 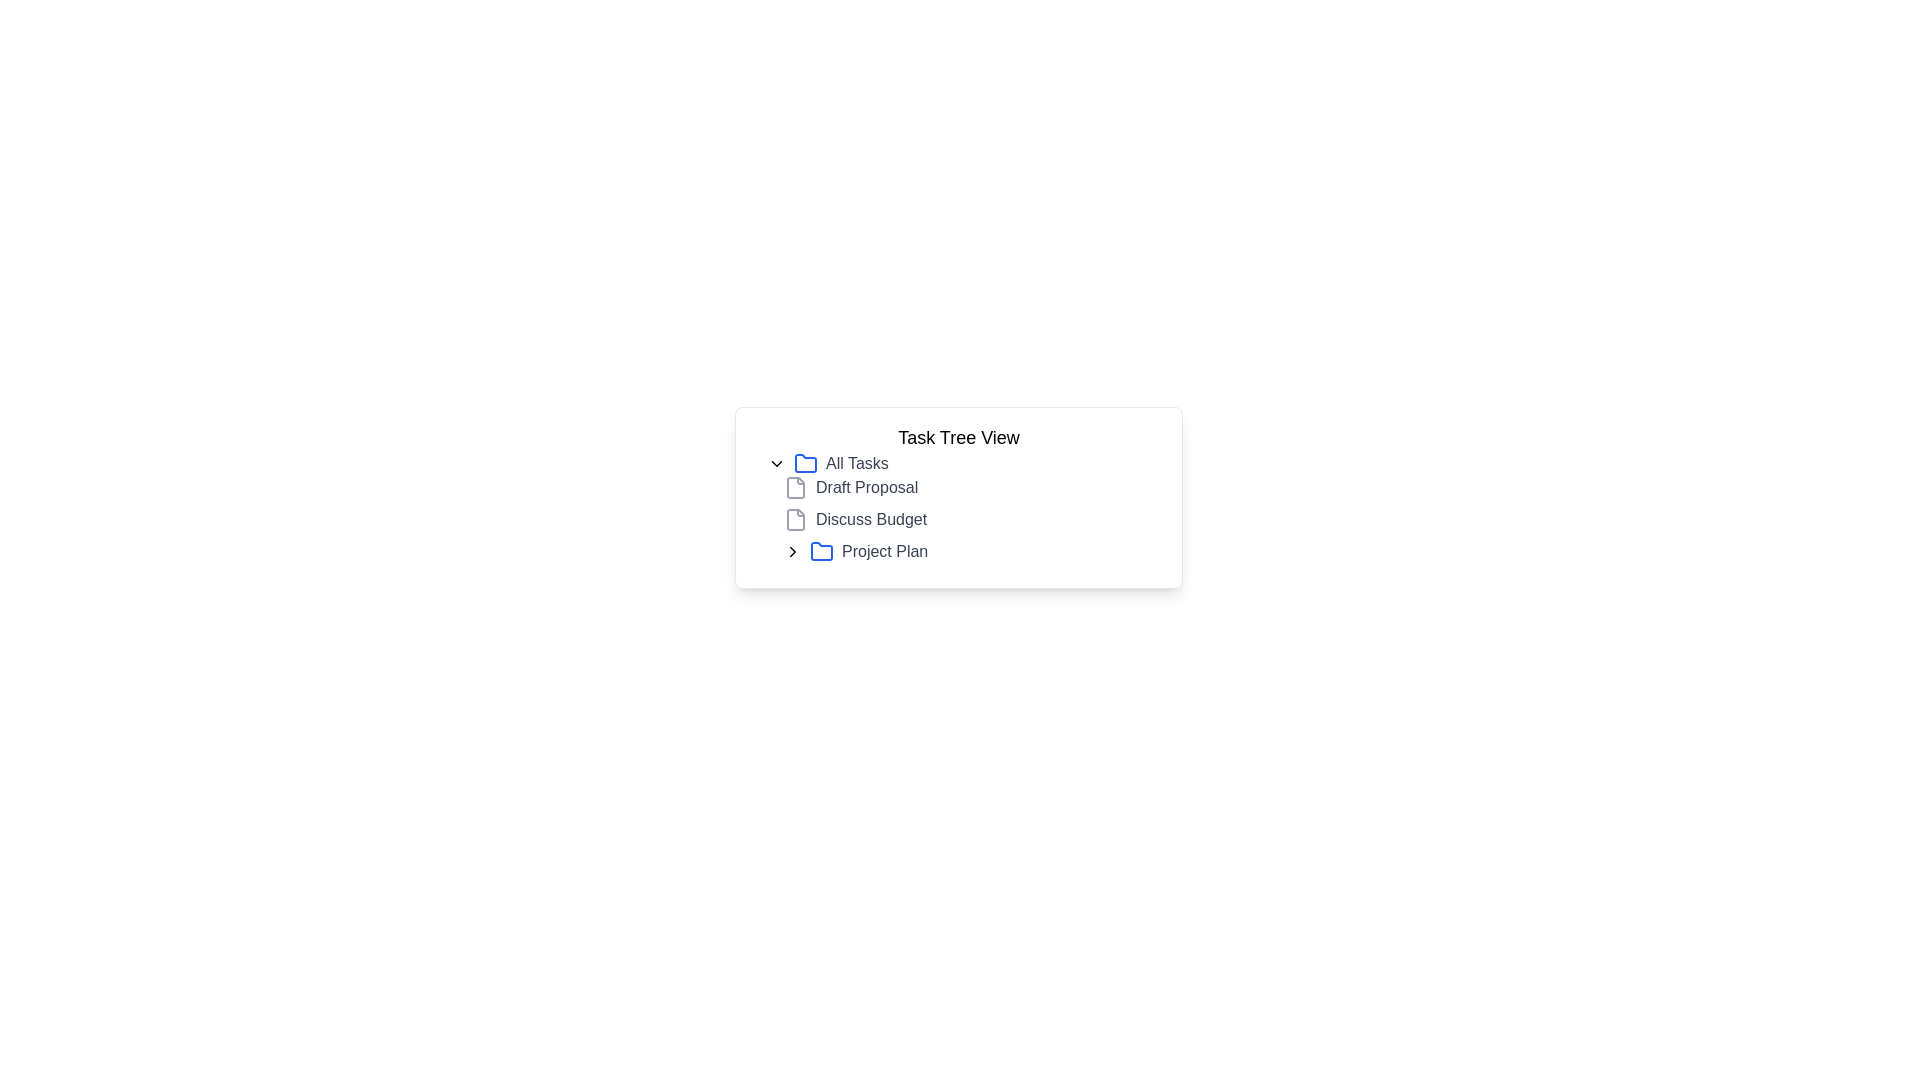 What do you see at coordinates (974, 519) in the screenshot?
I see `the Tree view node labeled 'Discuss Budget'` at bounding box center [974, 519].